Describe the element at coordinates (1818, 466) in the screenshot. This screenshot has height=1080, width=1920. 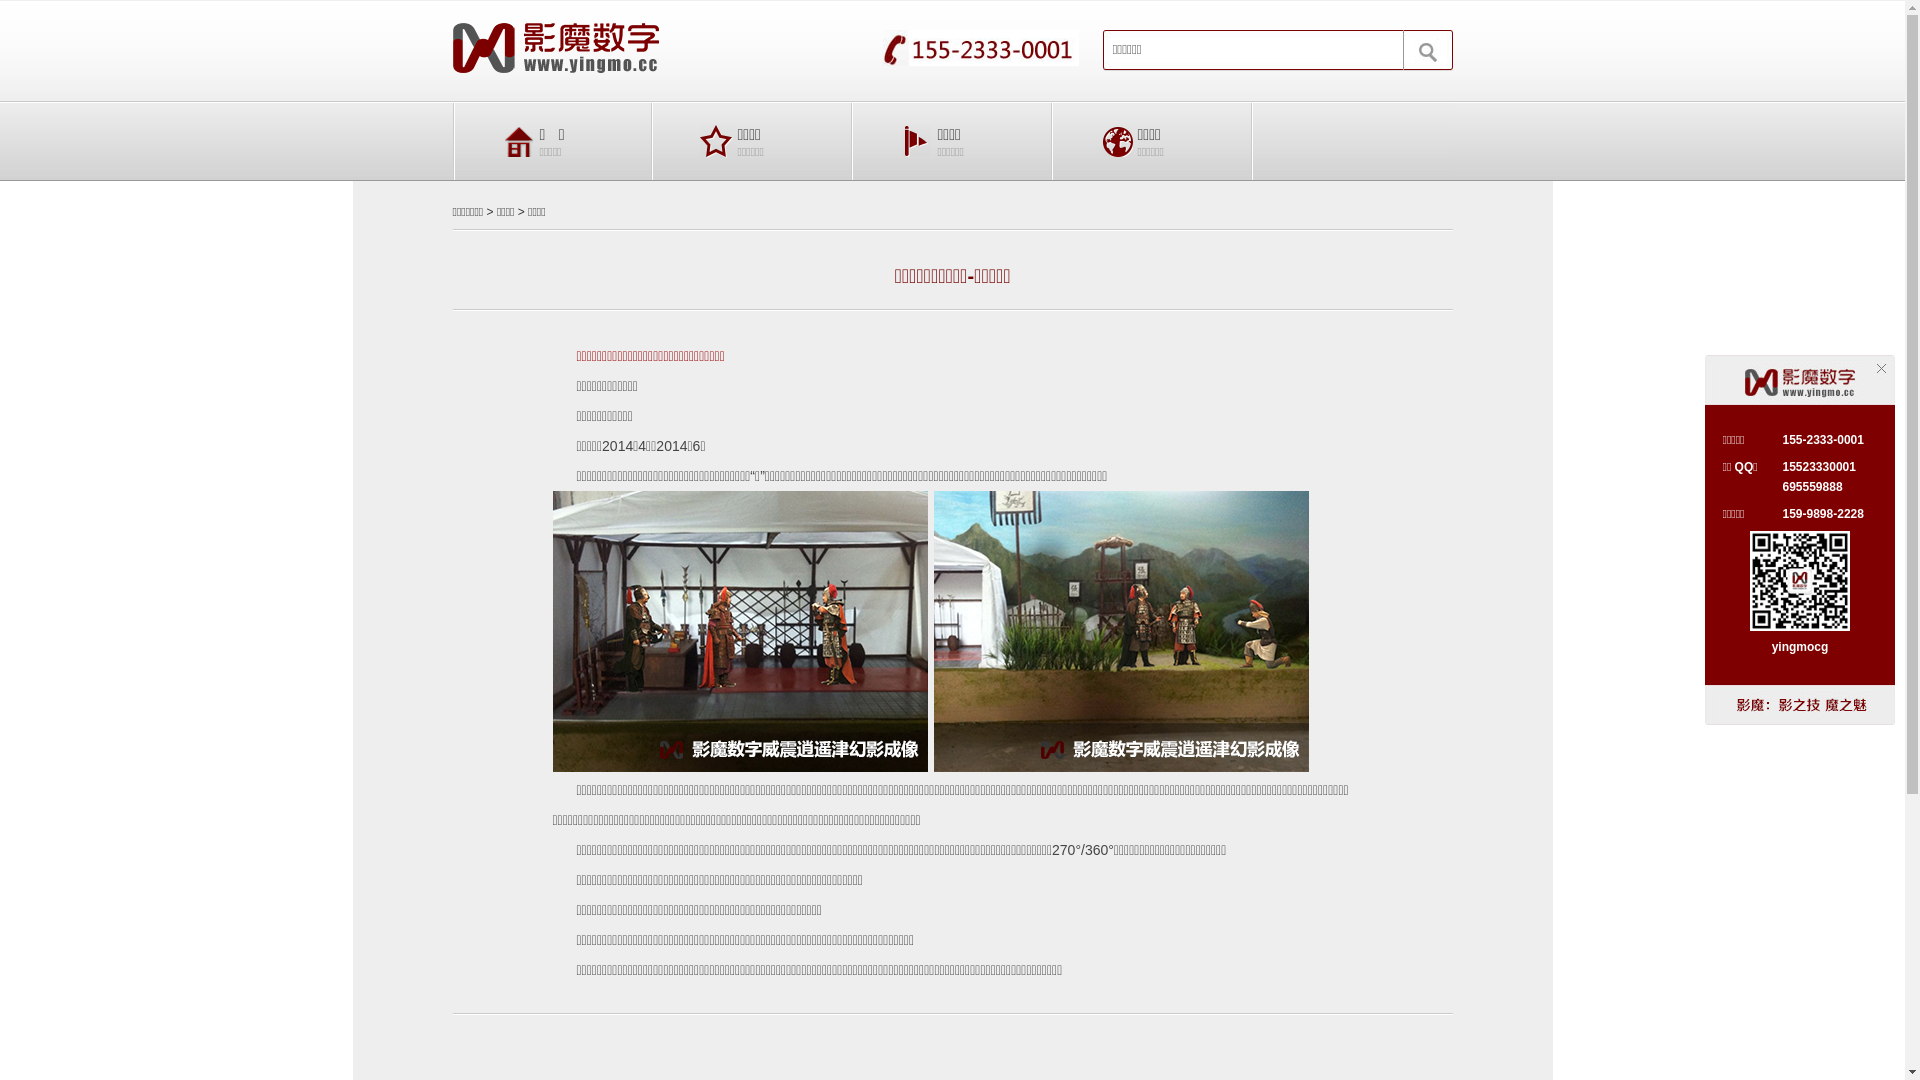
I see `'15523330001'` at that location.